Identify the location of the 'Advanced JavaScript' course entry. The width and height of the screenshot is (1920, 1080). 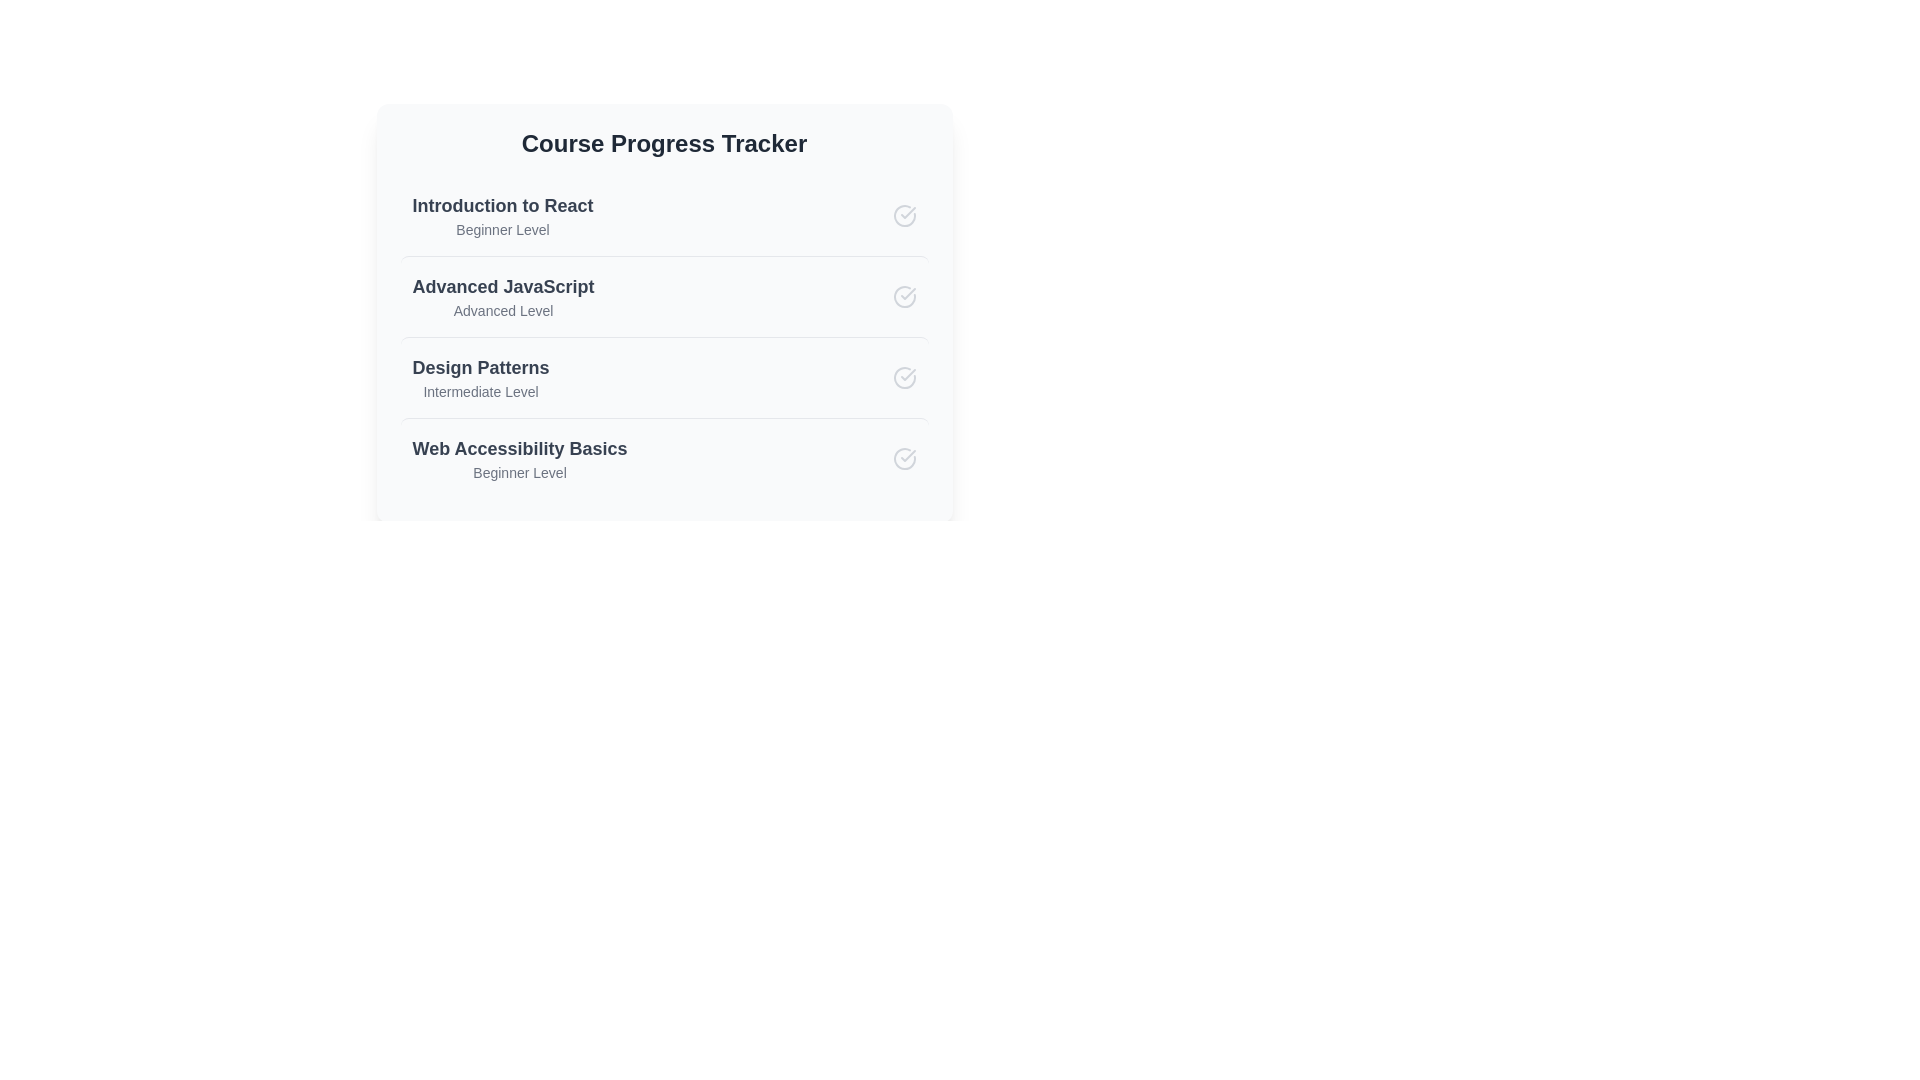
(664, 300).